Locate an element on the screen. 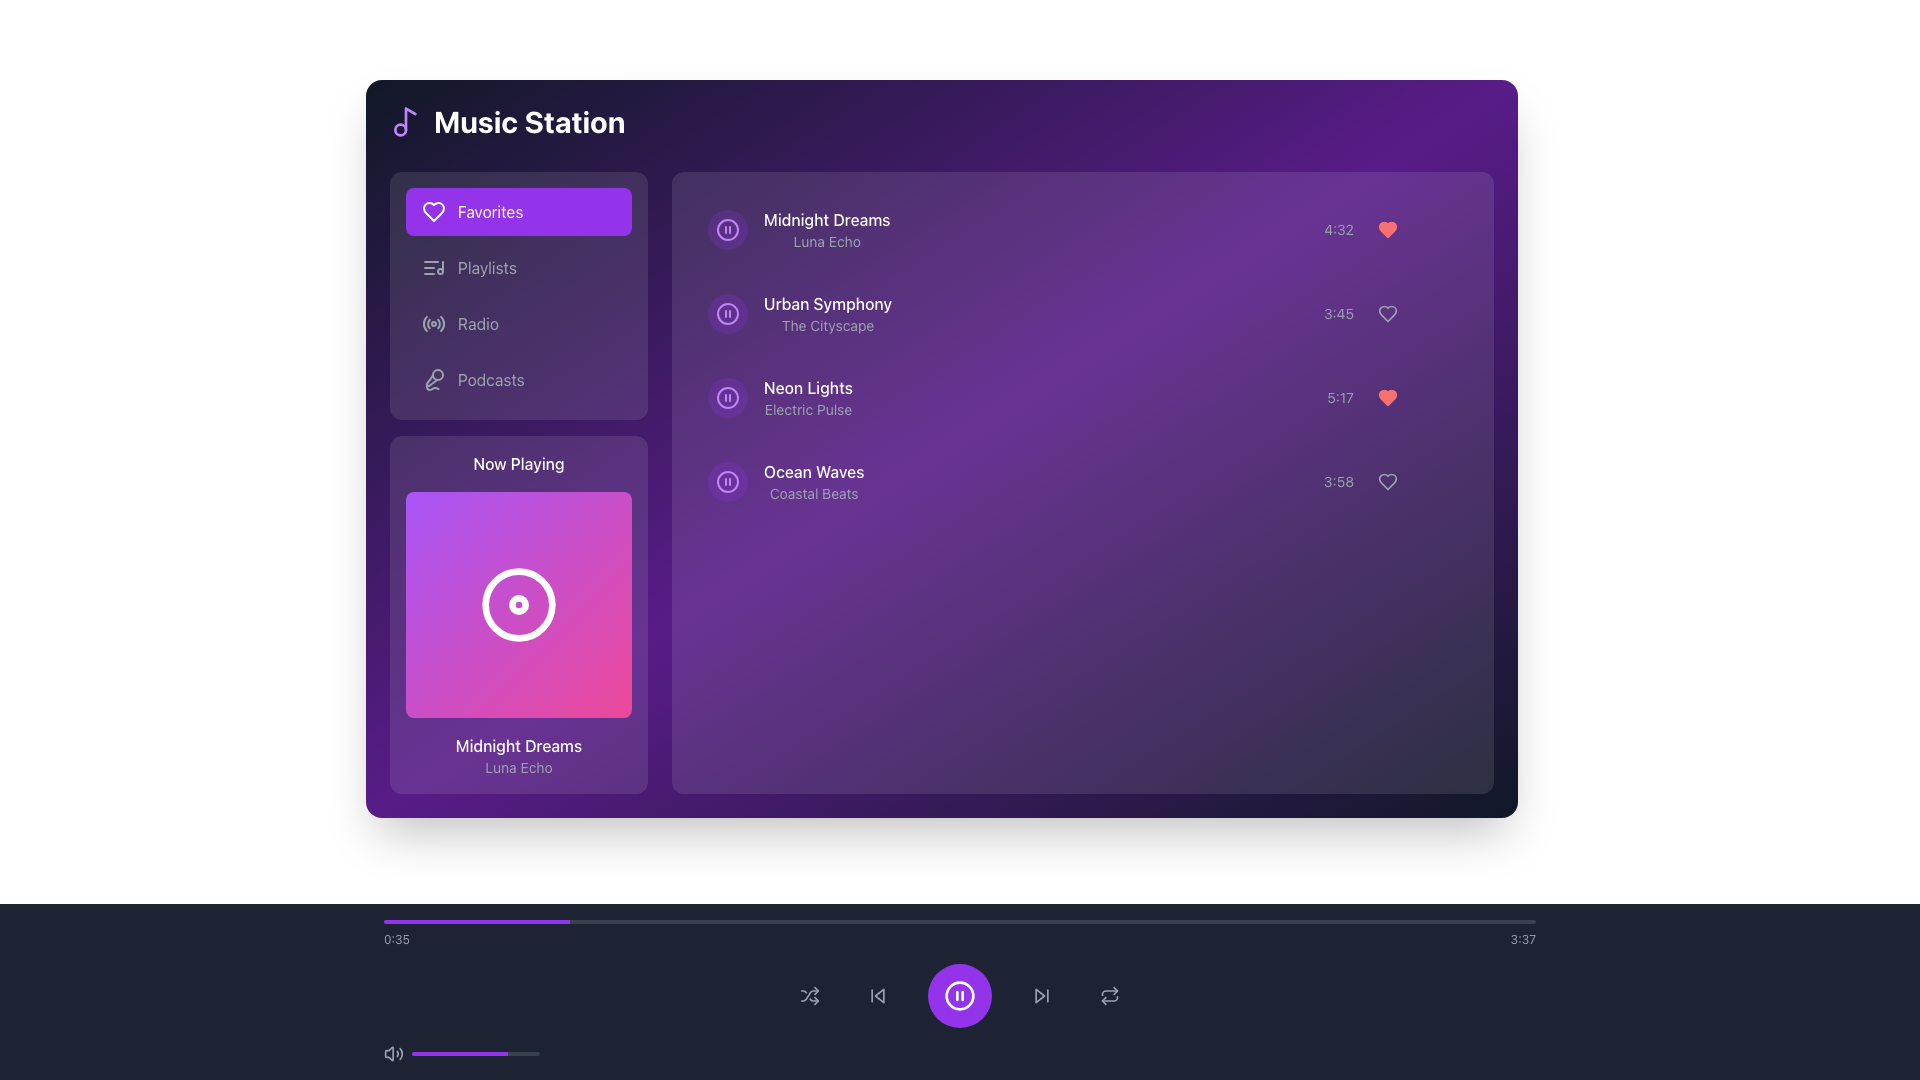 The image size is (1920, 1080). the progress is located at coordinates (524, 1052).